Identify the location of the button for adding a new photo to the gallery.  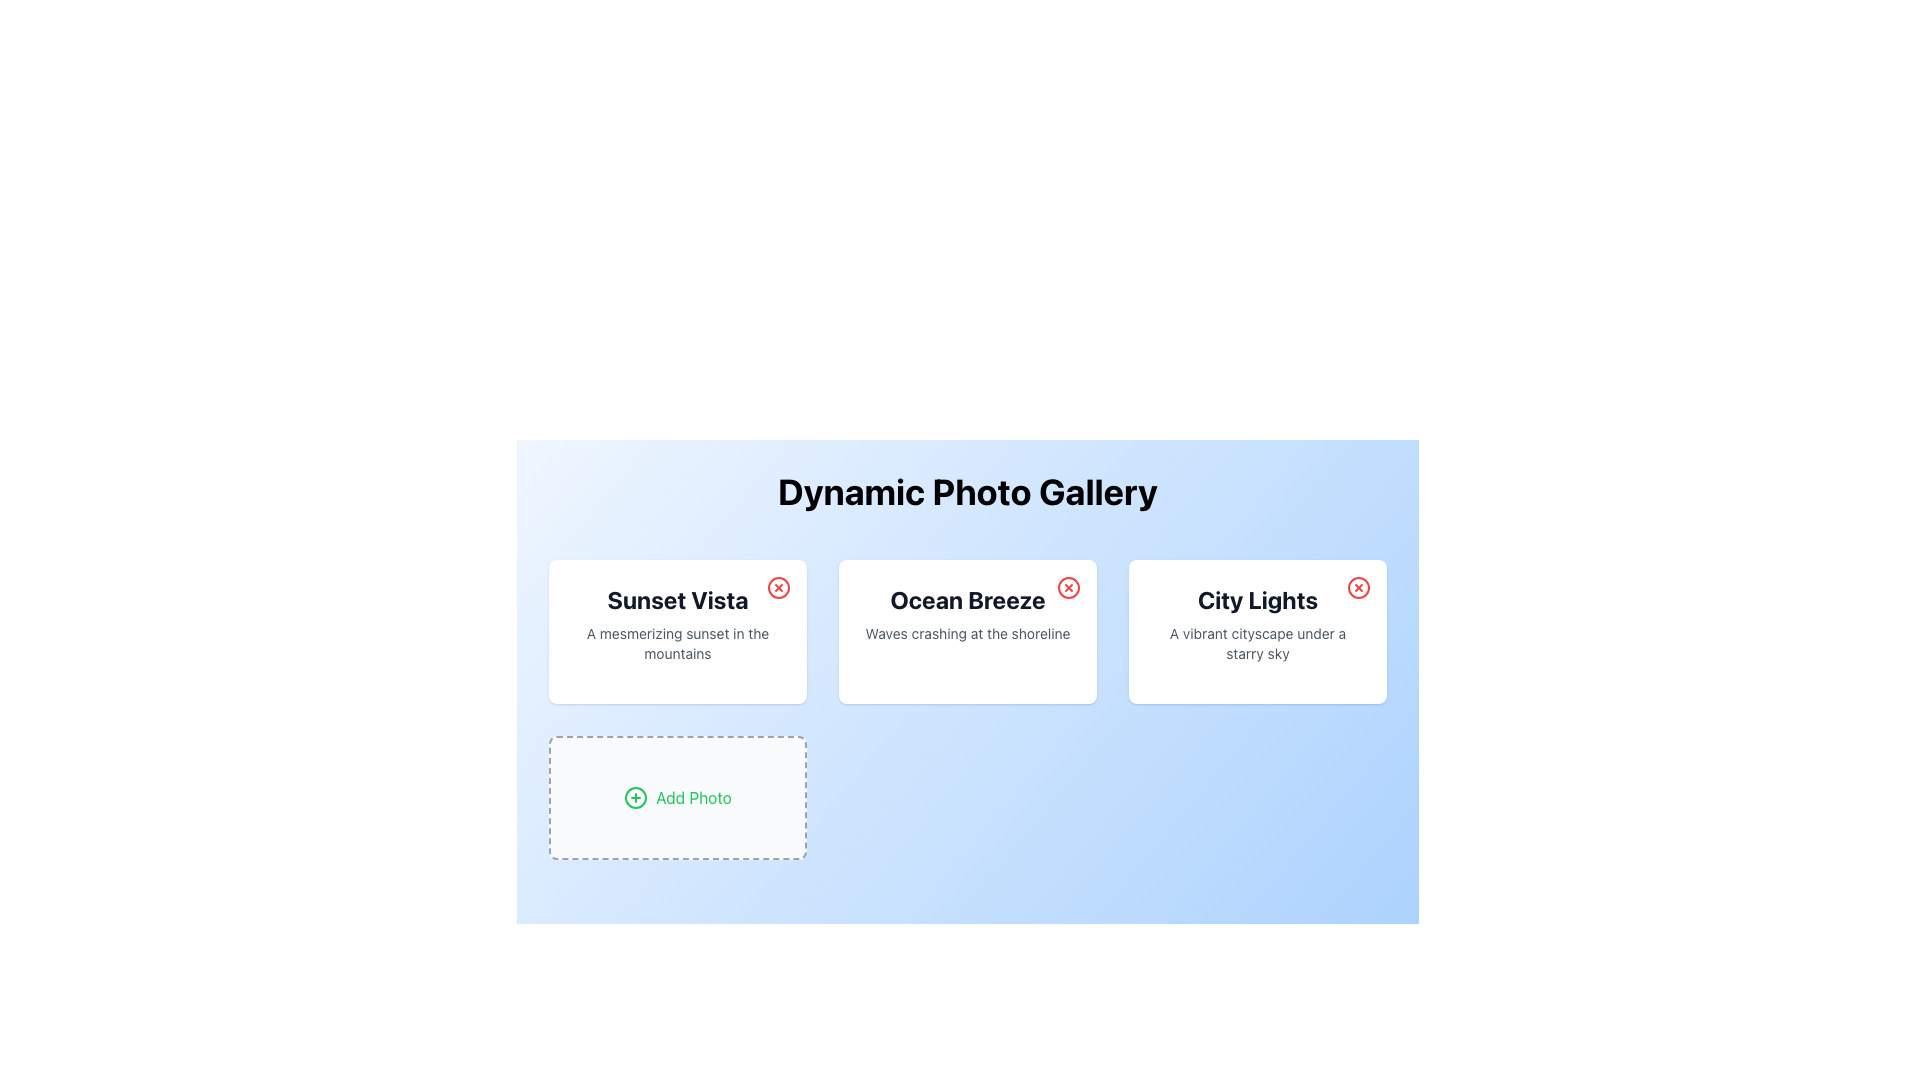
(677, 797).